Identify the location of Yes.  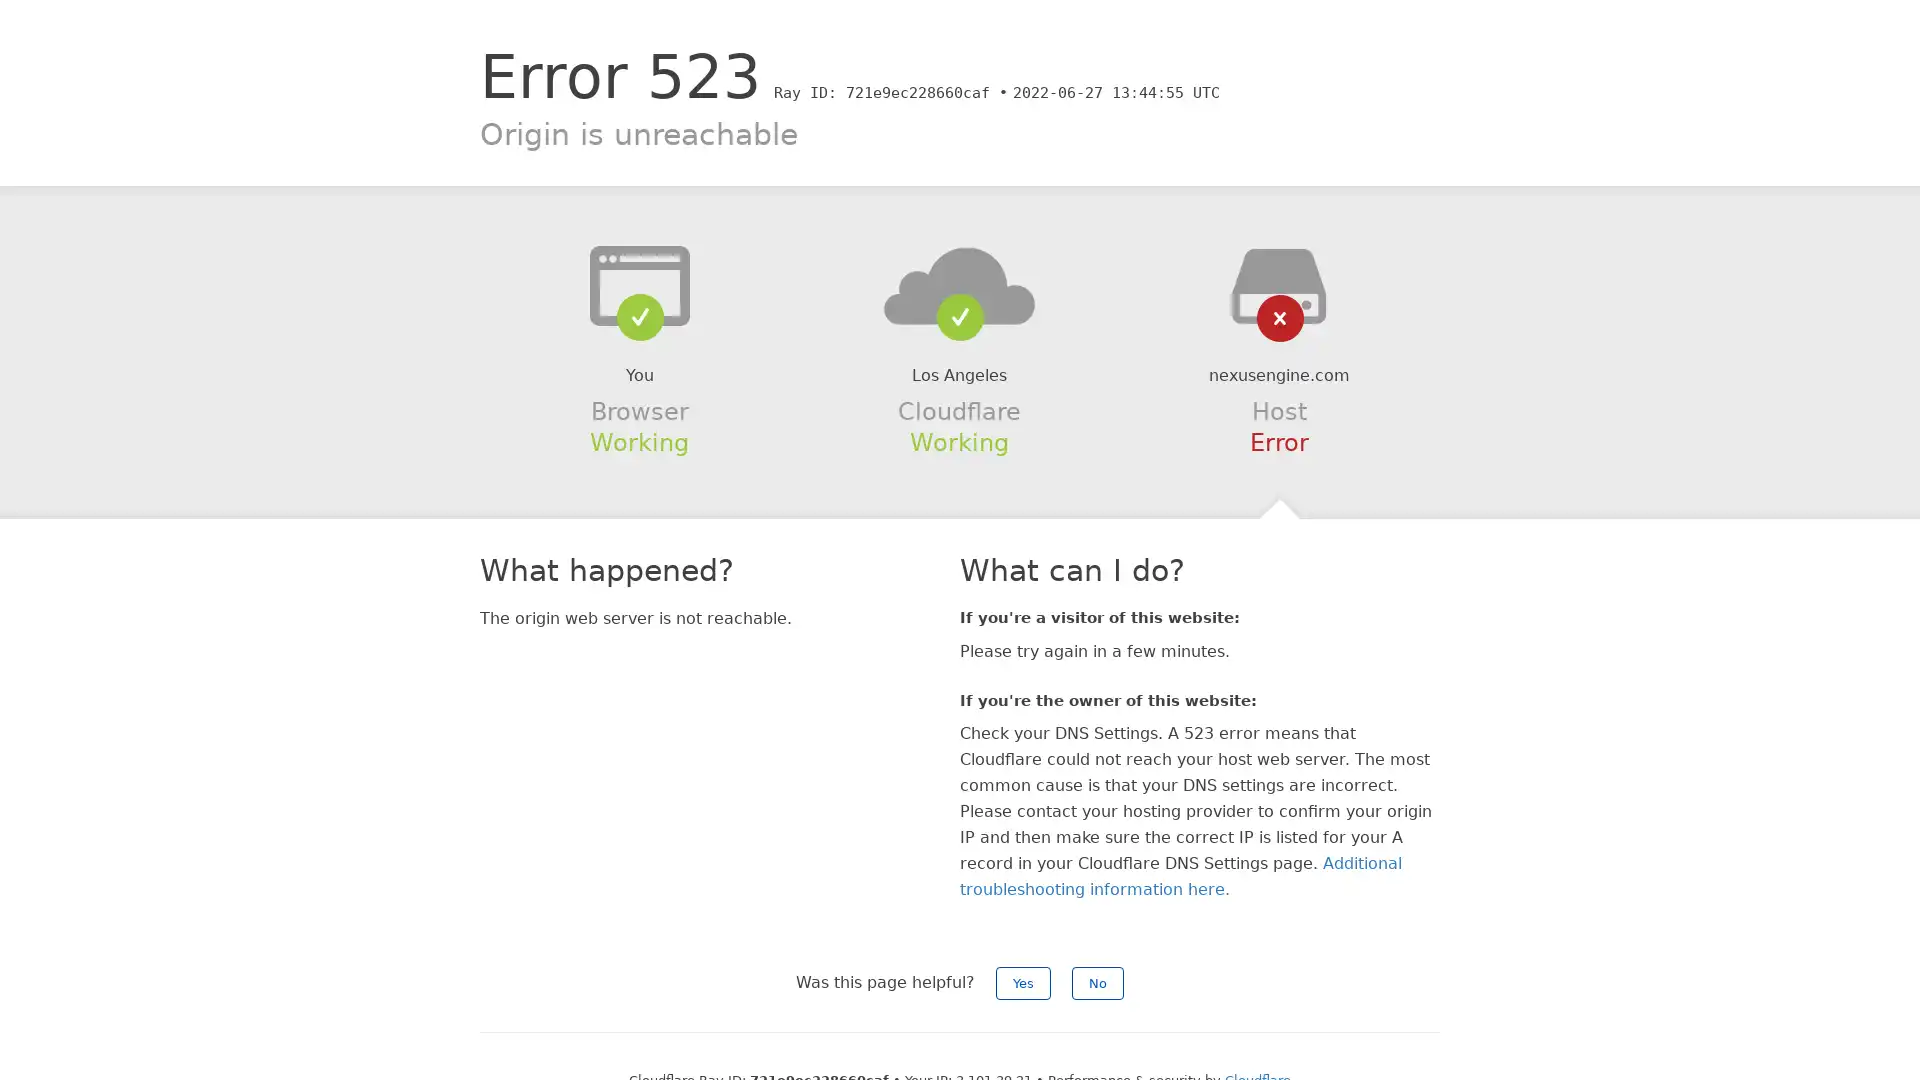
(1023, 982).